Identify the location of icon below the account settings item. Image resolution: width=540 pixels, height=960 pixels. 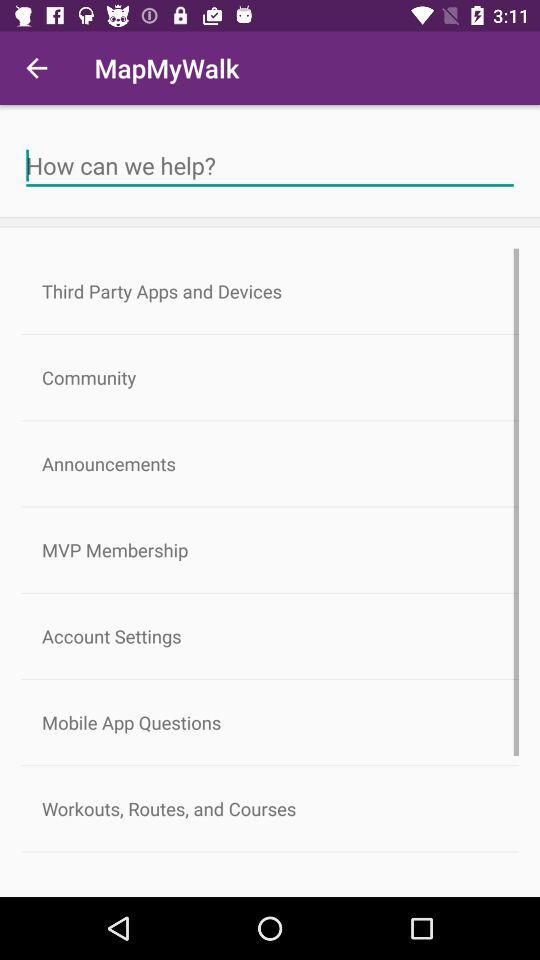
(270, 721).